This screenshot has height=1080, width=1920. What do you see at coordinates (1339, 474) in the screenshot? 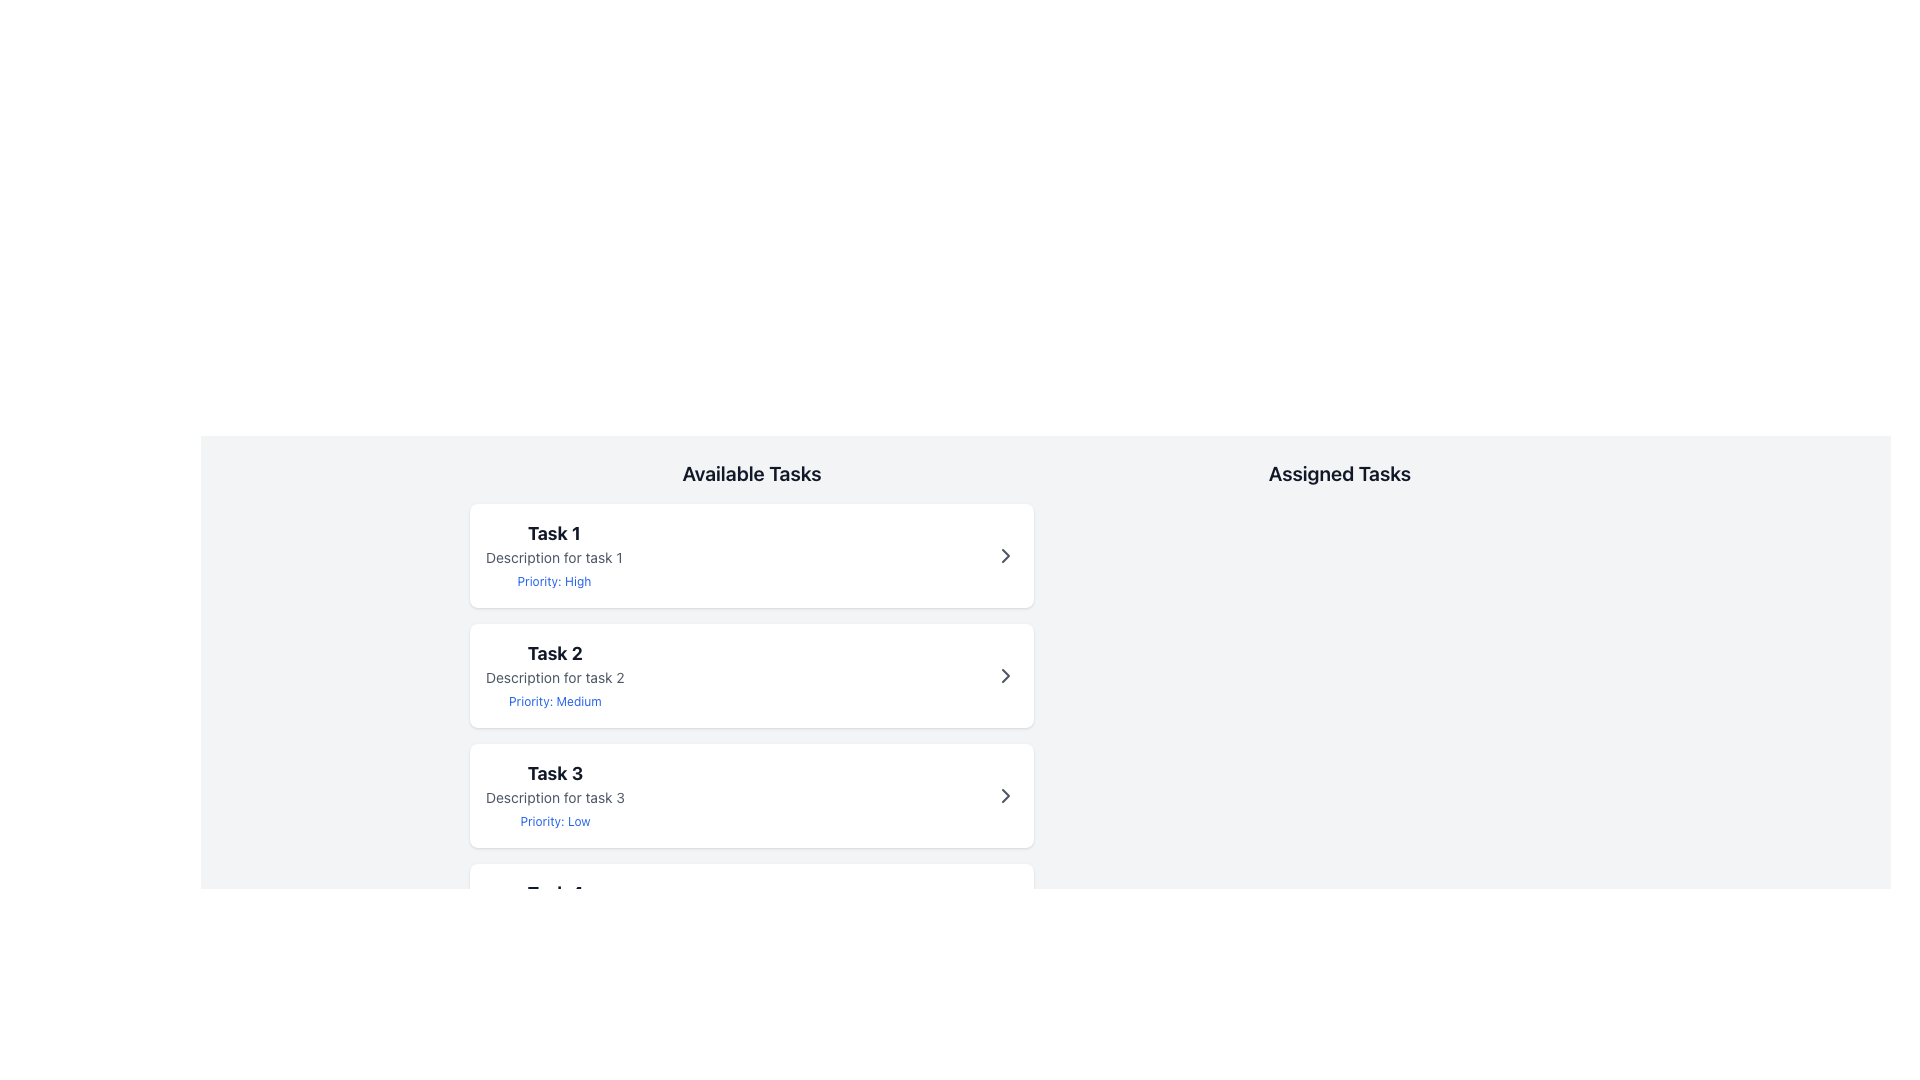
I see `the bold header text labeled 'Assigned Tasks' located at the top-right corner of the interface` at bounding box center [1339, 474].